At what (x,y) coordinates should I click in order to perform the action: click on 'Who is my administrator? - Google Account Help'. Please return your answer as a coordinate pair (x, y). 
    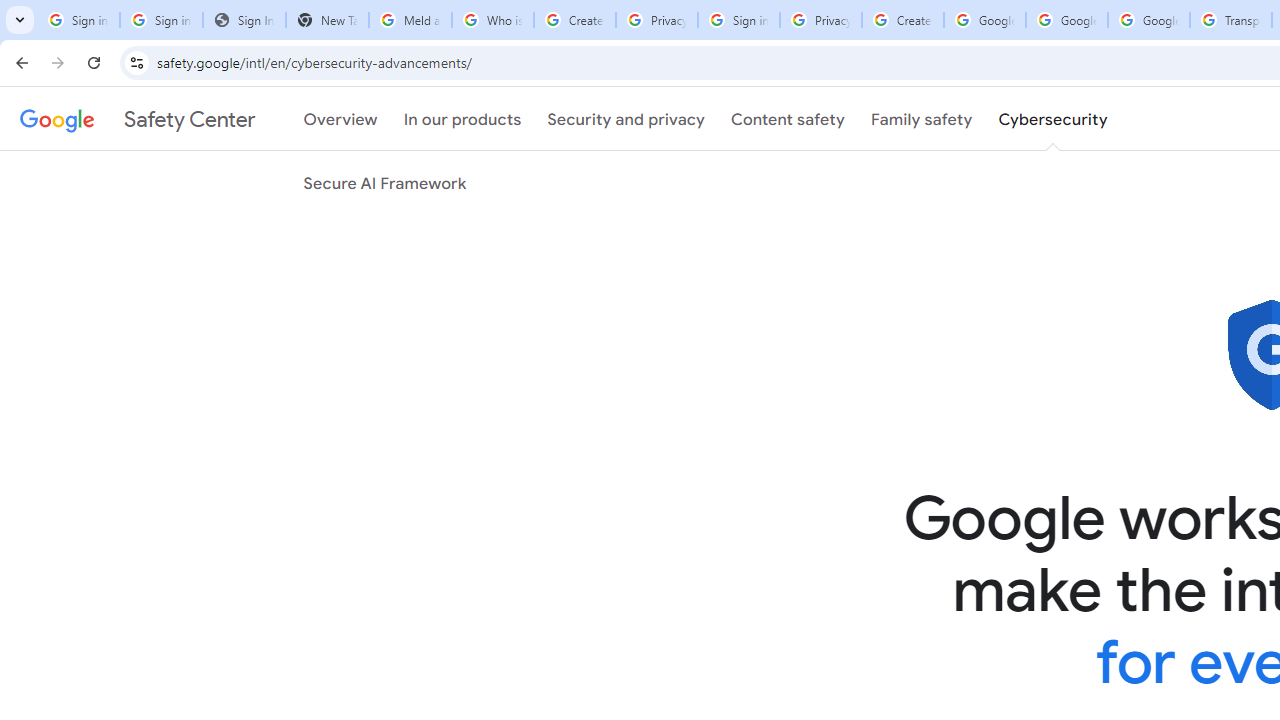
    Looking at the image, I should click on (492, 20).